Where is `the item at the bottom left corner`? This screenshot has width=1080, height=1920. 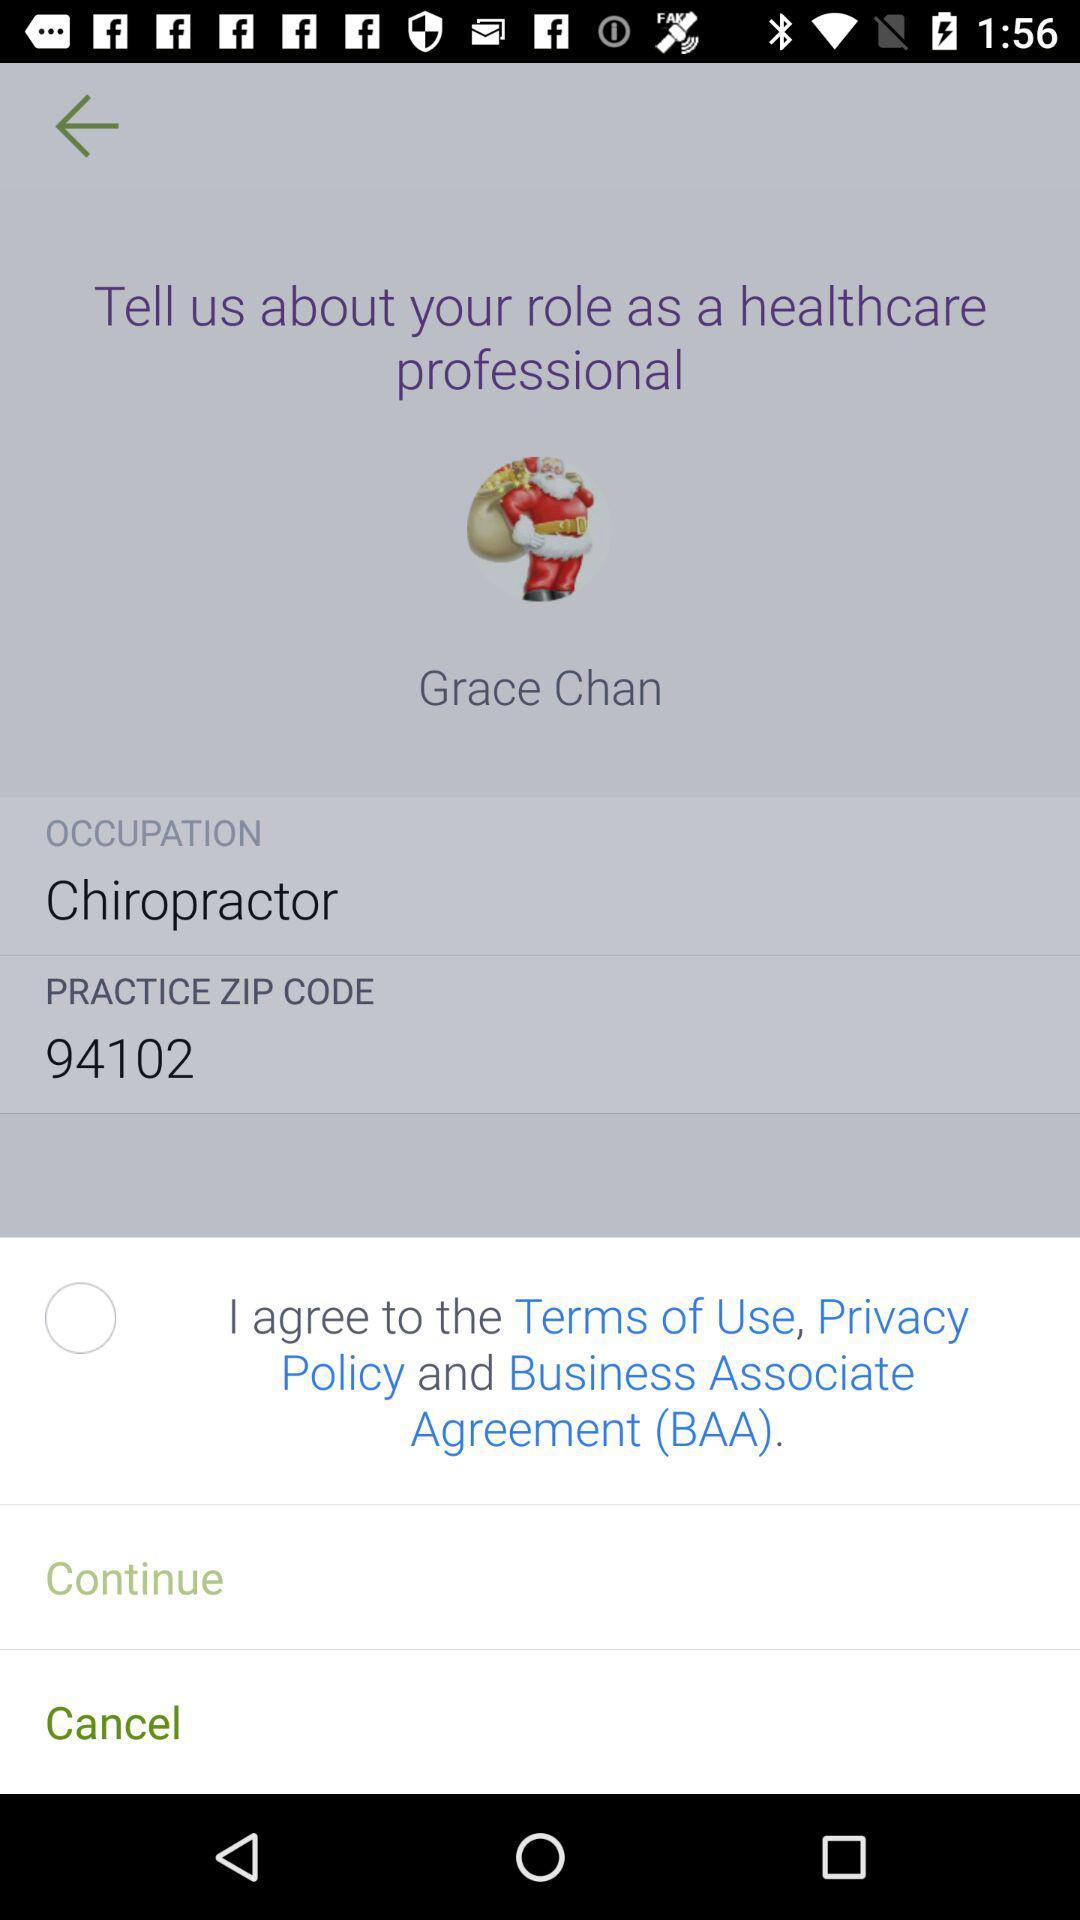 the item at the bottom left corner is located at coordinates (103, 1318).